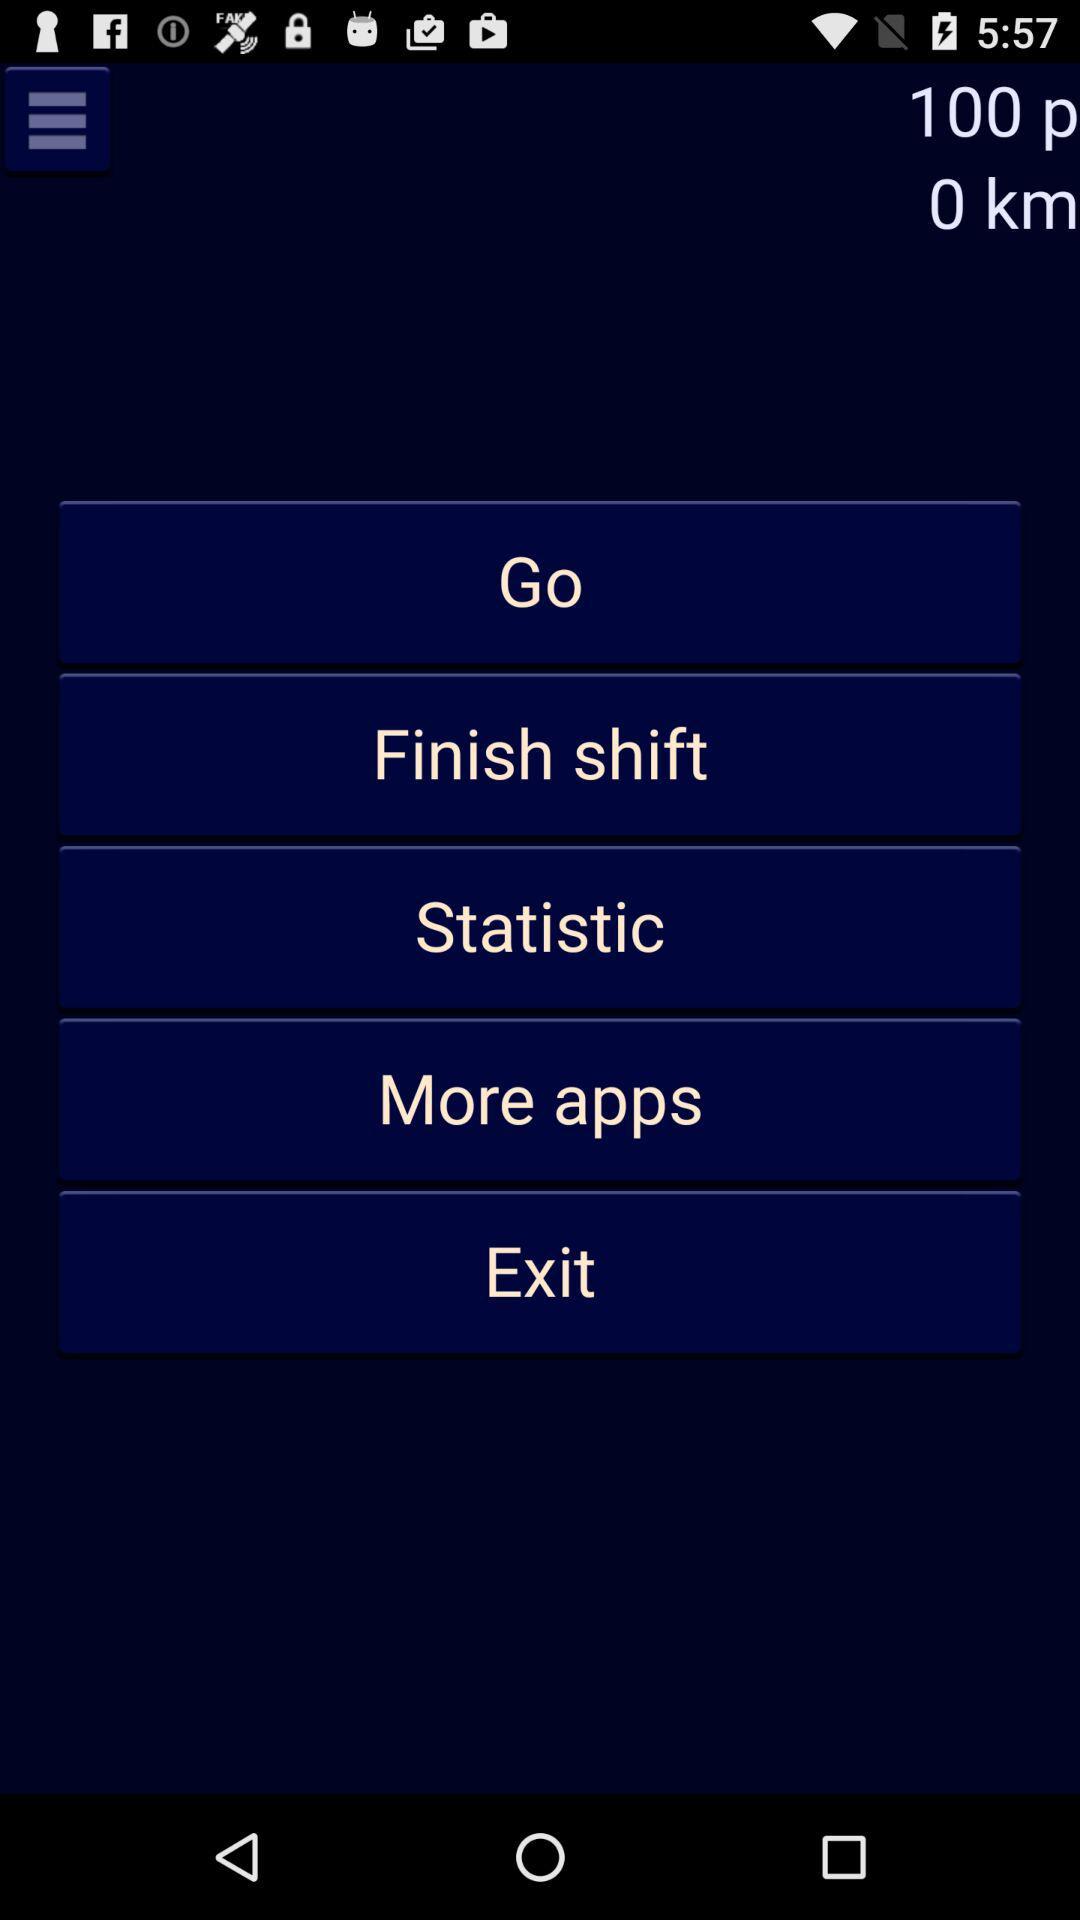  What do you see at coordinates (56, 119) in the screenshot?
I see `the icon at the top left corner` at bounding box center [56, 119].